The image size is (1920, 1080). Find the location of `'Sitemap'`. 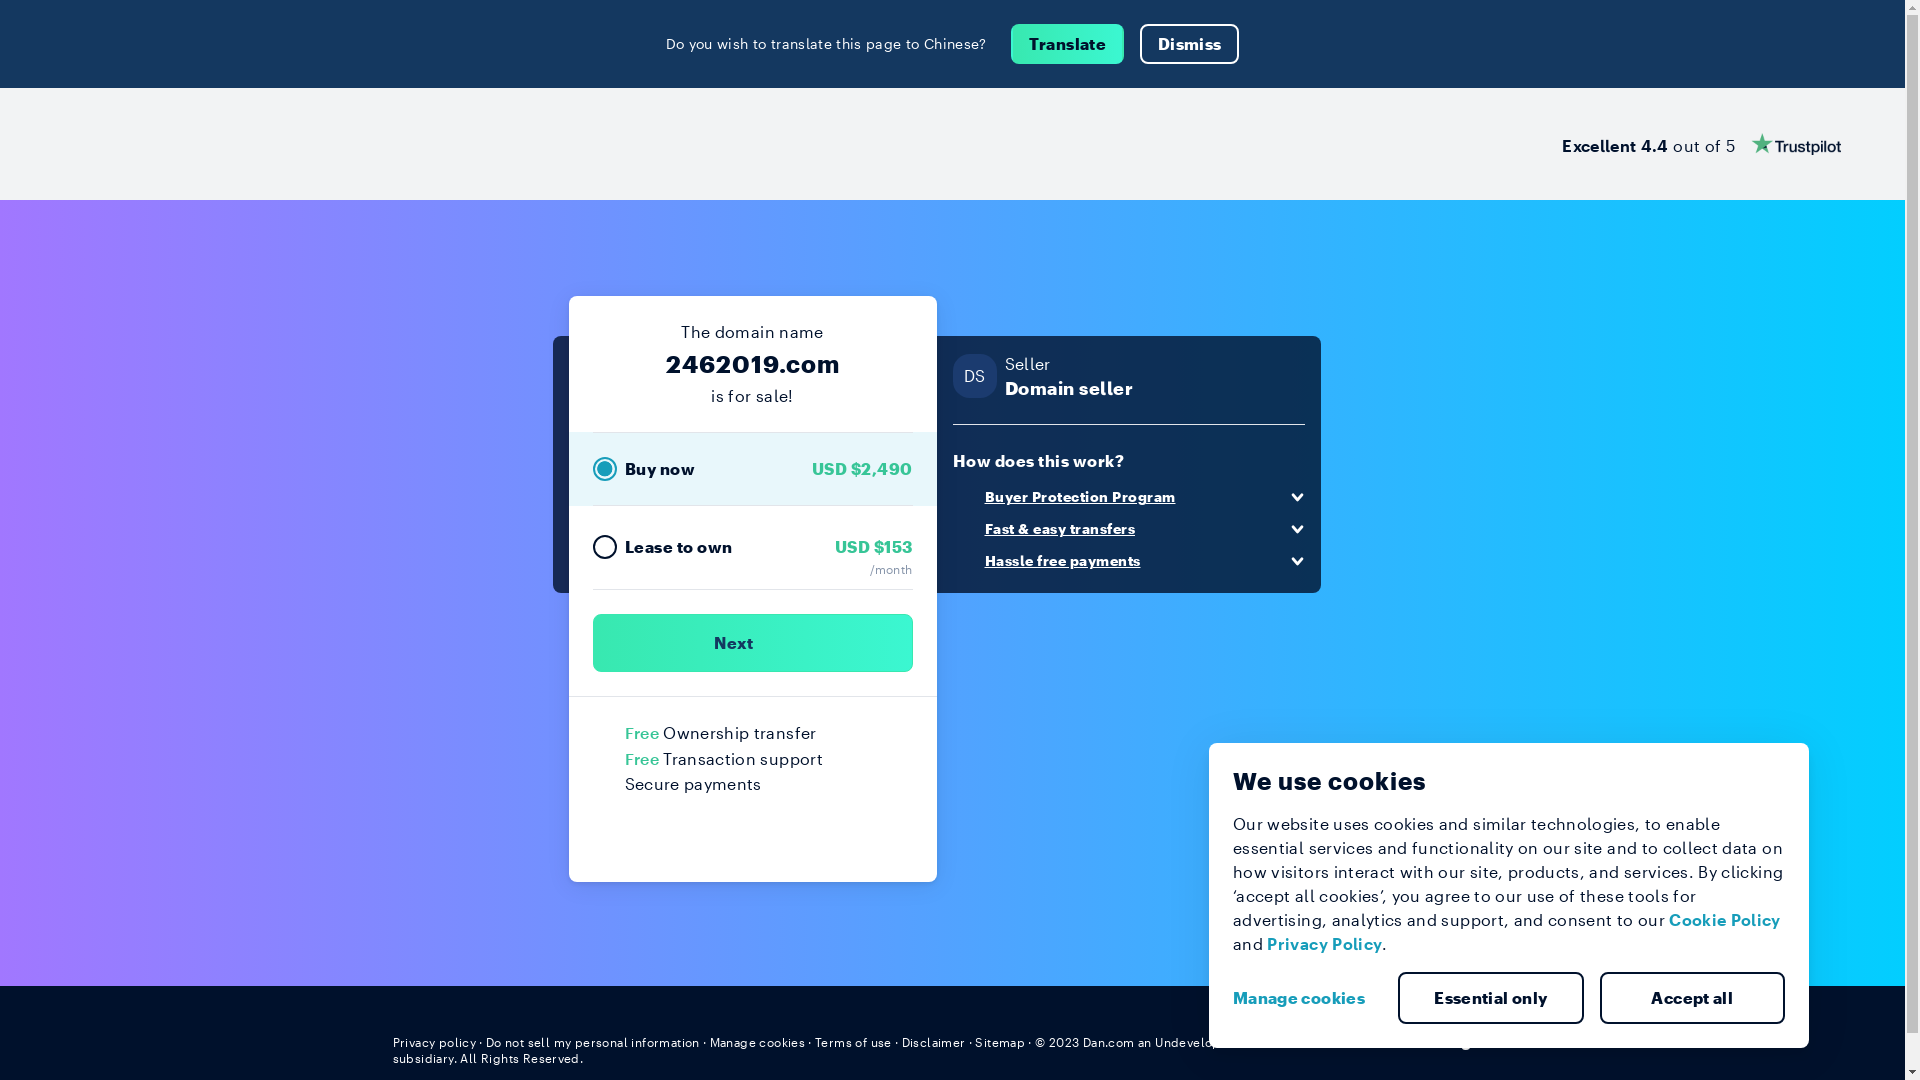

'Sitemap' is located at coordinates (974, 1040).